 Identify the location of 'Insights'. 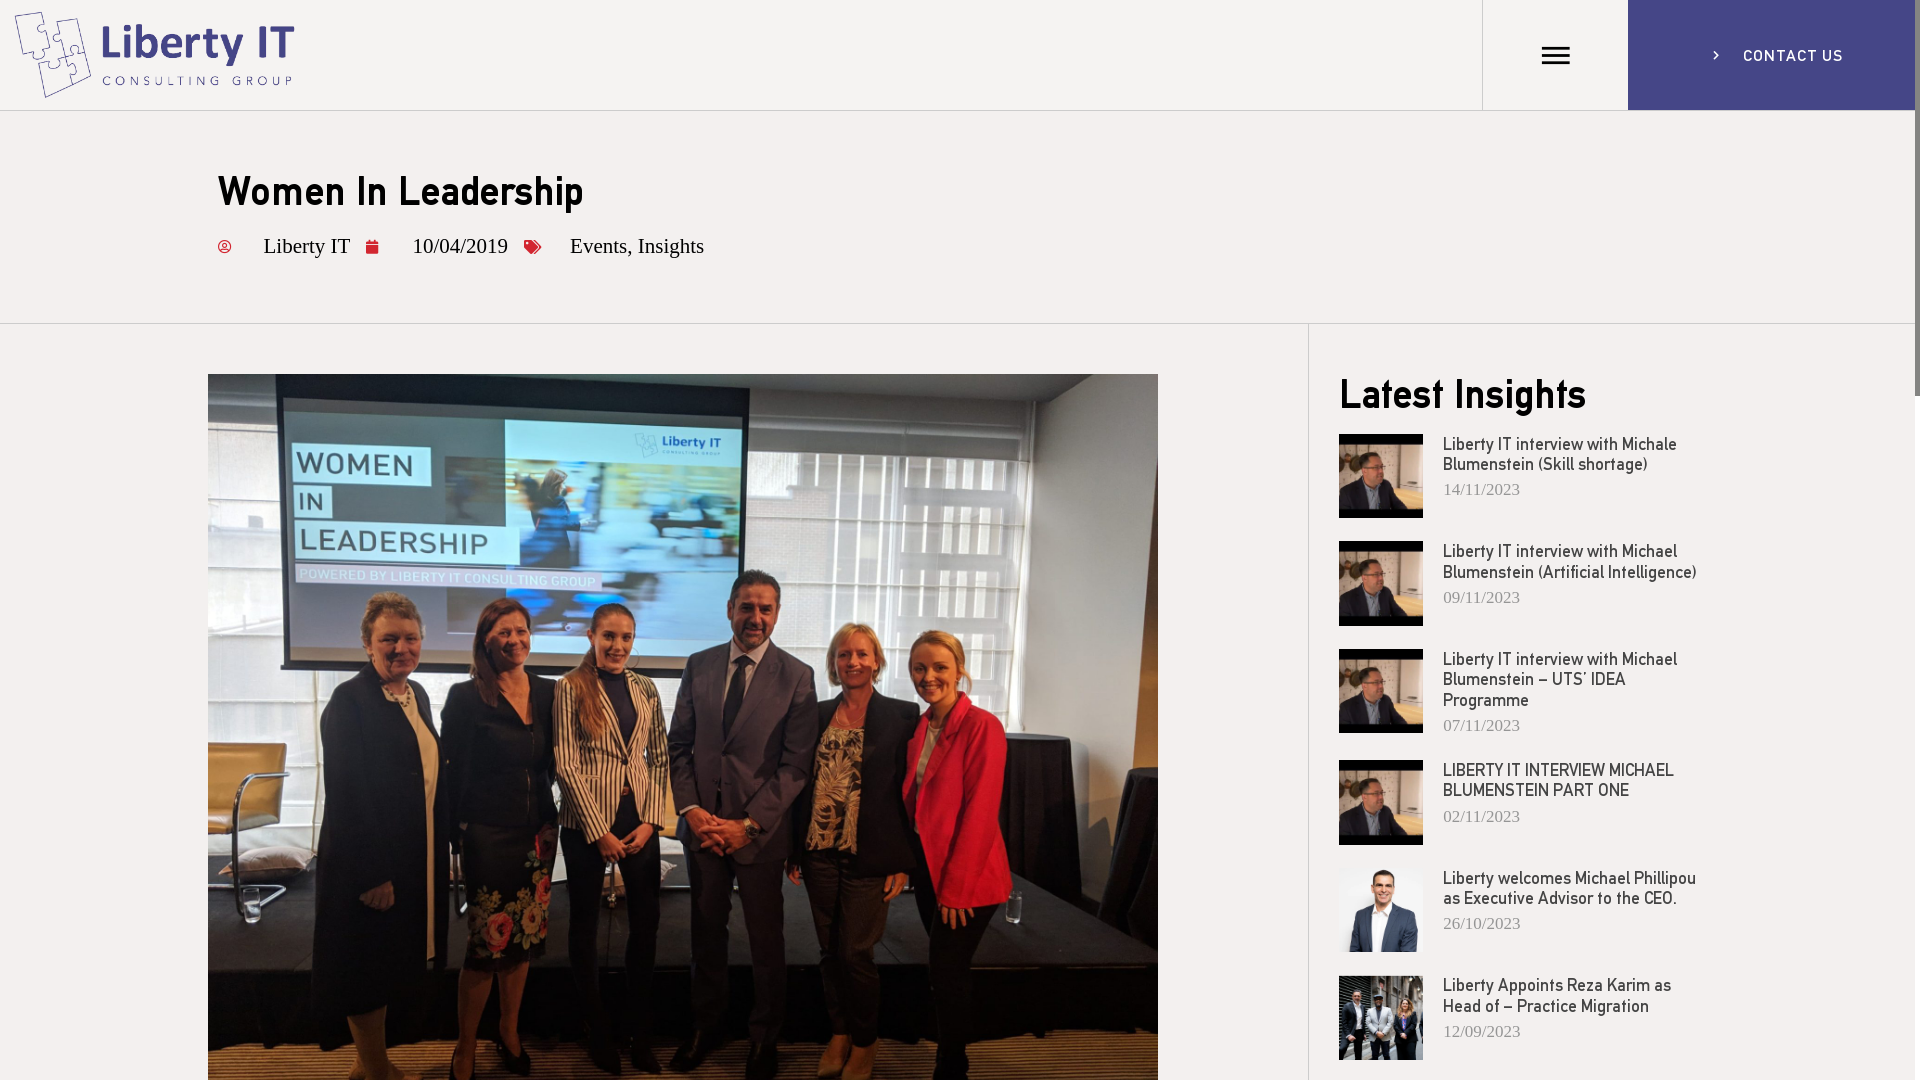
(671, 245).